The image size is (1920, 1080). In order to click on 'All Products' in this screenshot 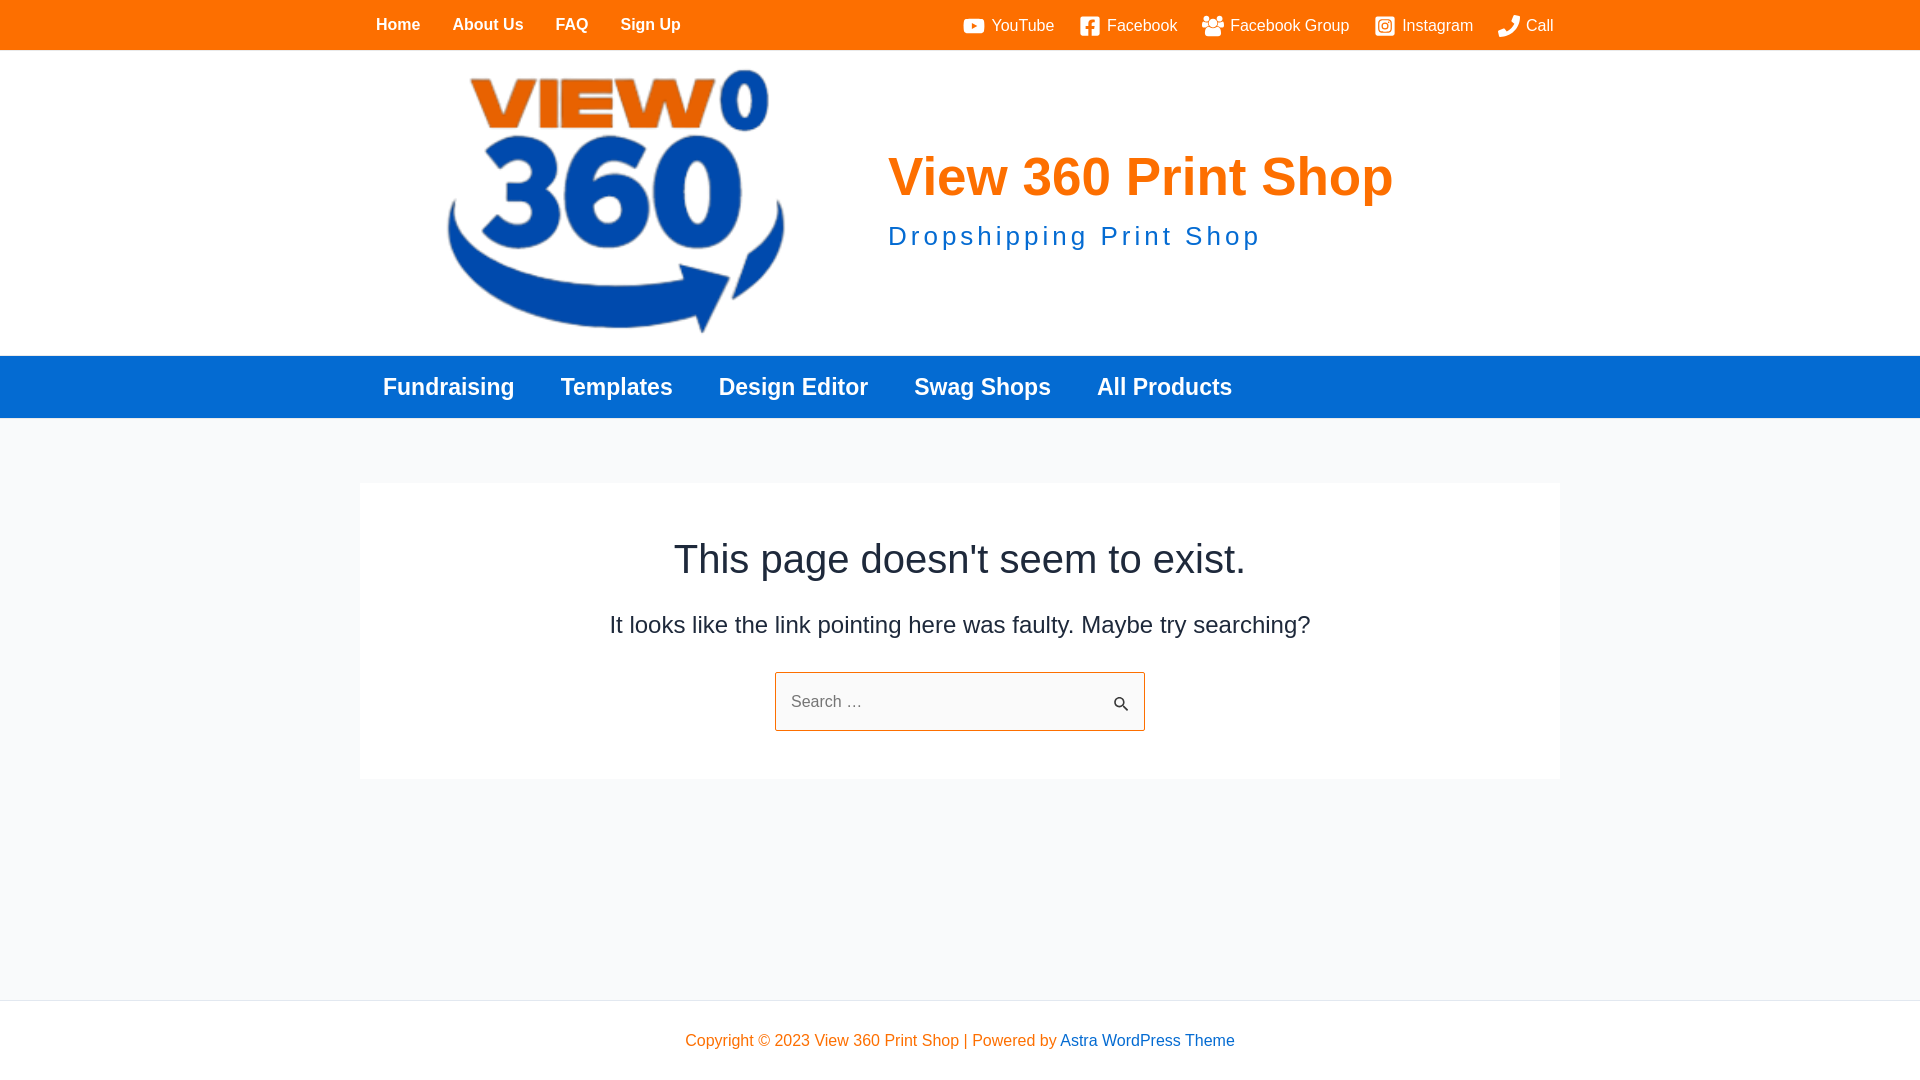, I will do `click(1164, 386)`.